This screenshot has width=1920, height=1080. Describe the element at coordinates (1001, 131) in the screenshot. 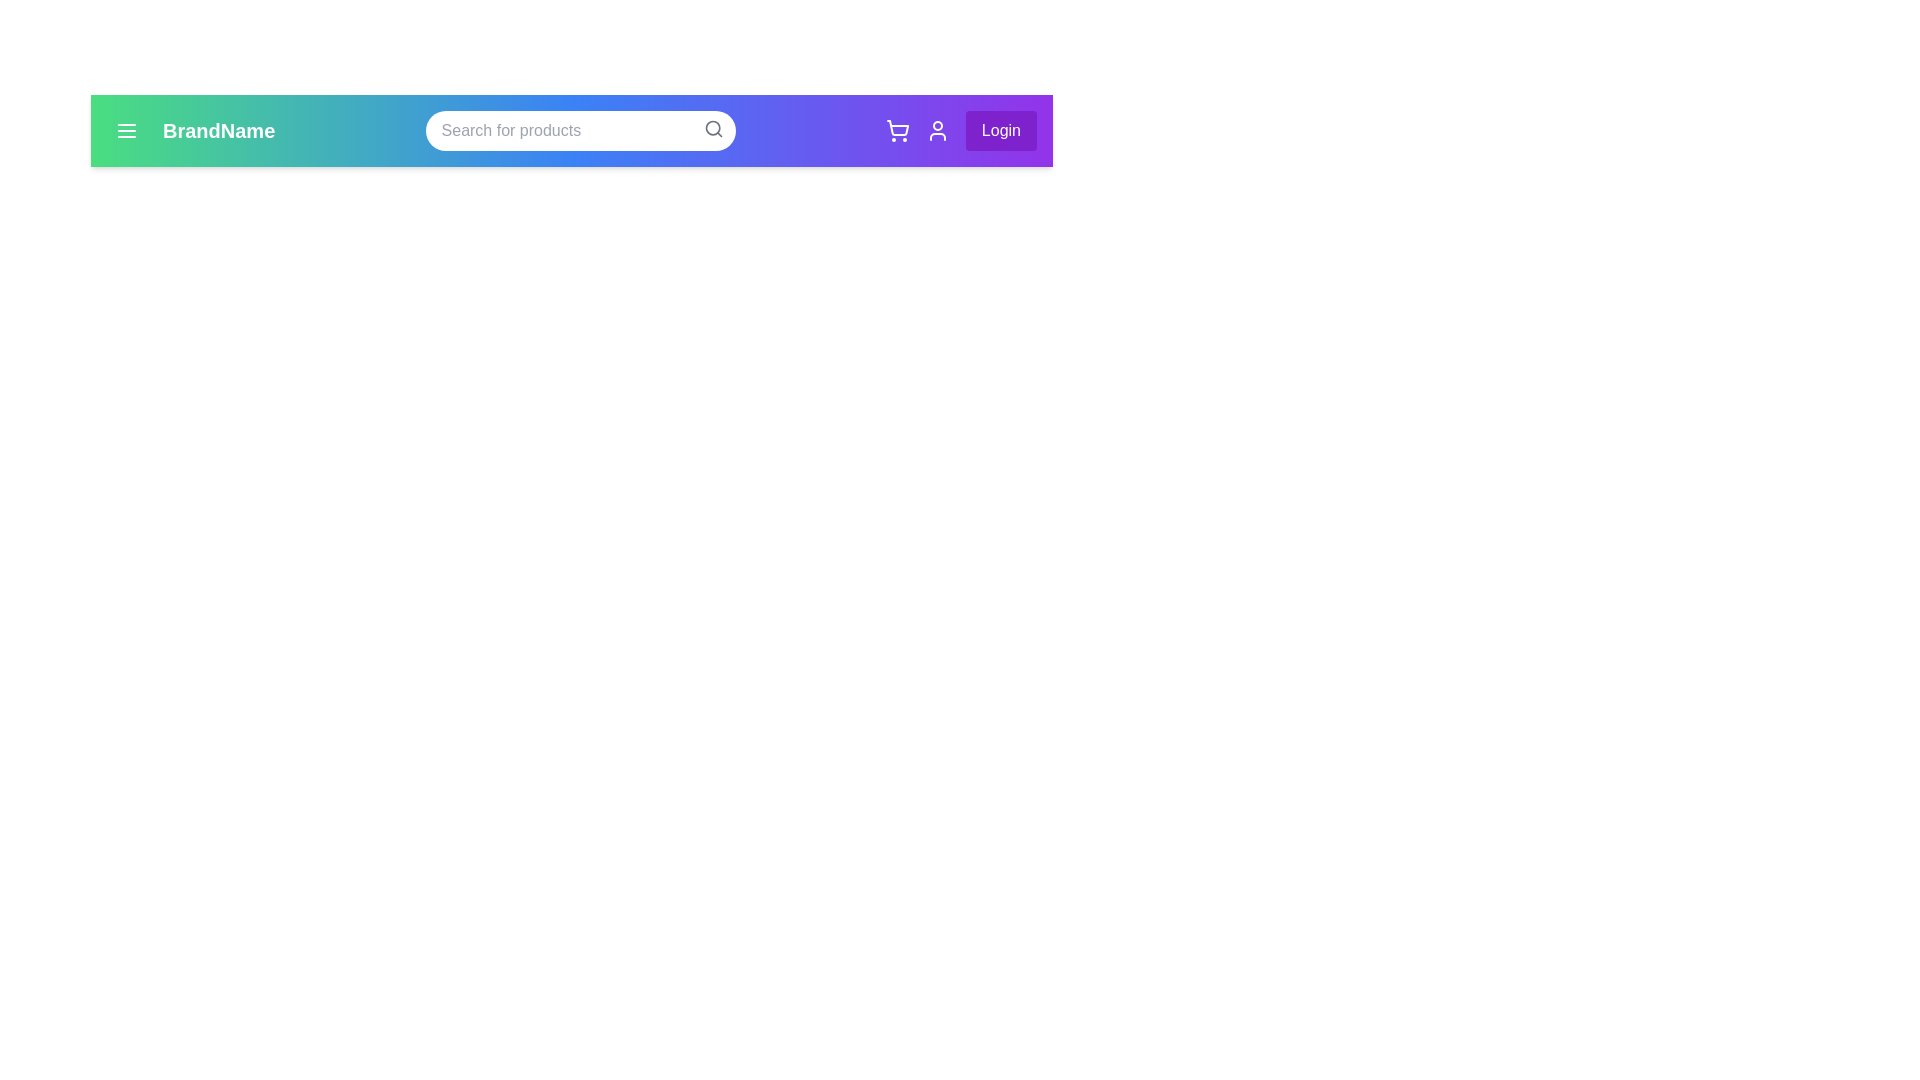

I see `the login button located at the top-right corner of the app bar` at that location.